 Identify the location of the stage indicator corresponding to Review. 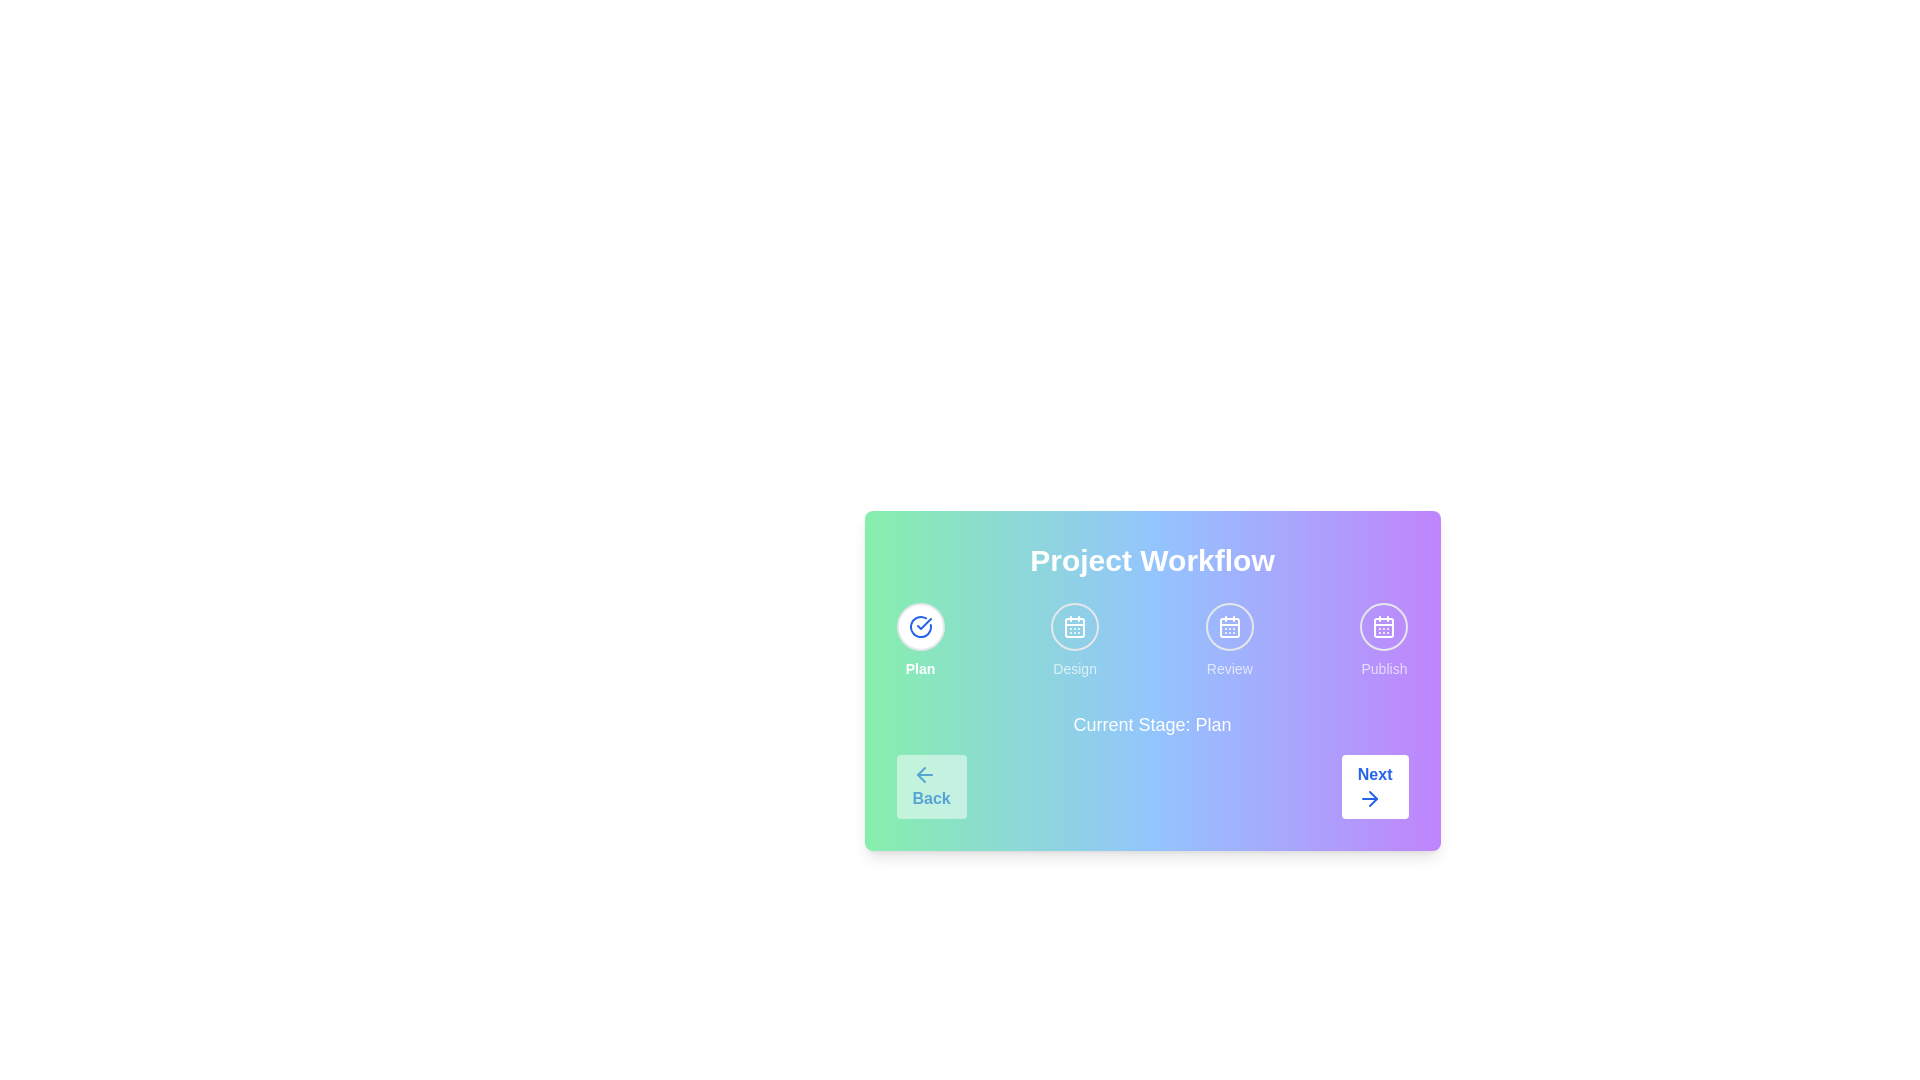
(1228, 626).